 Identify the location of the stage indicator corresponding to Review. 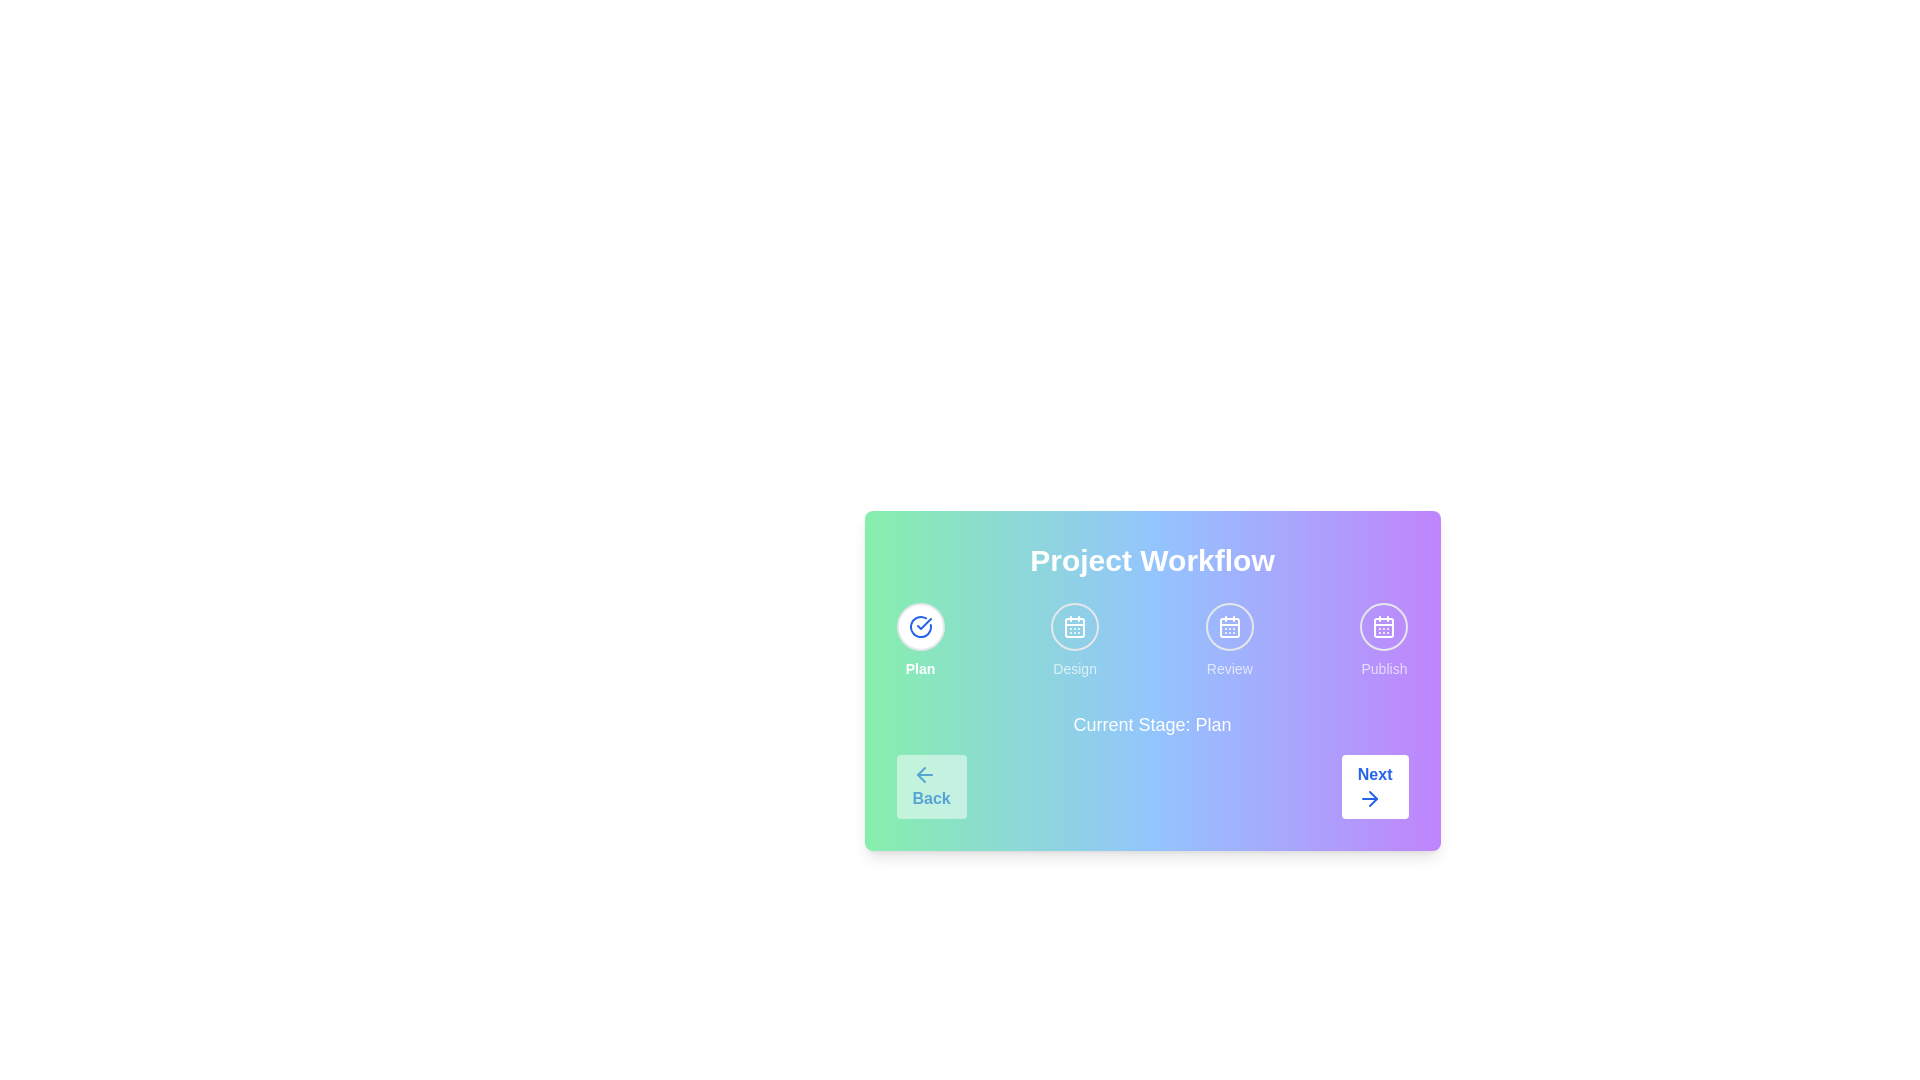
(1228, 626).